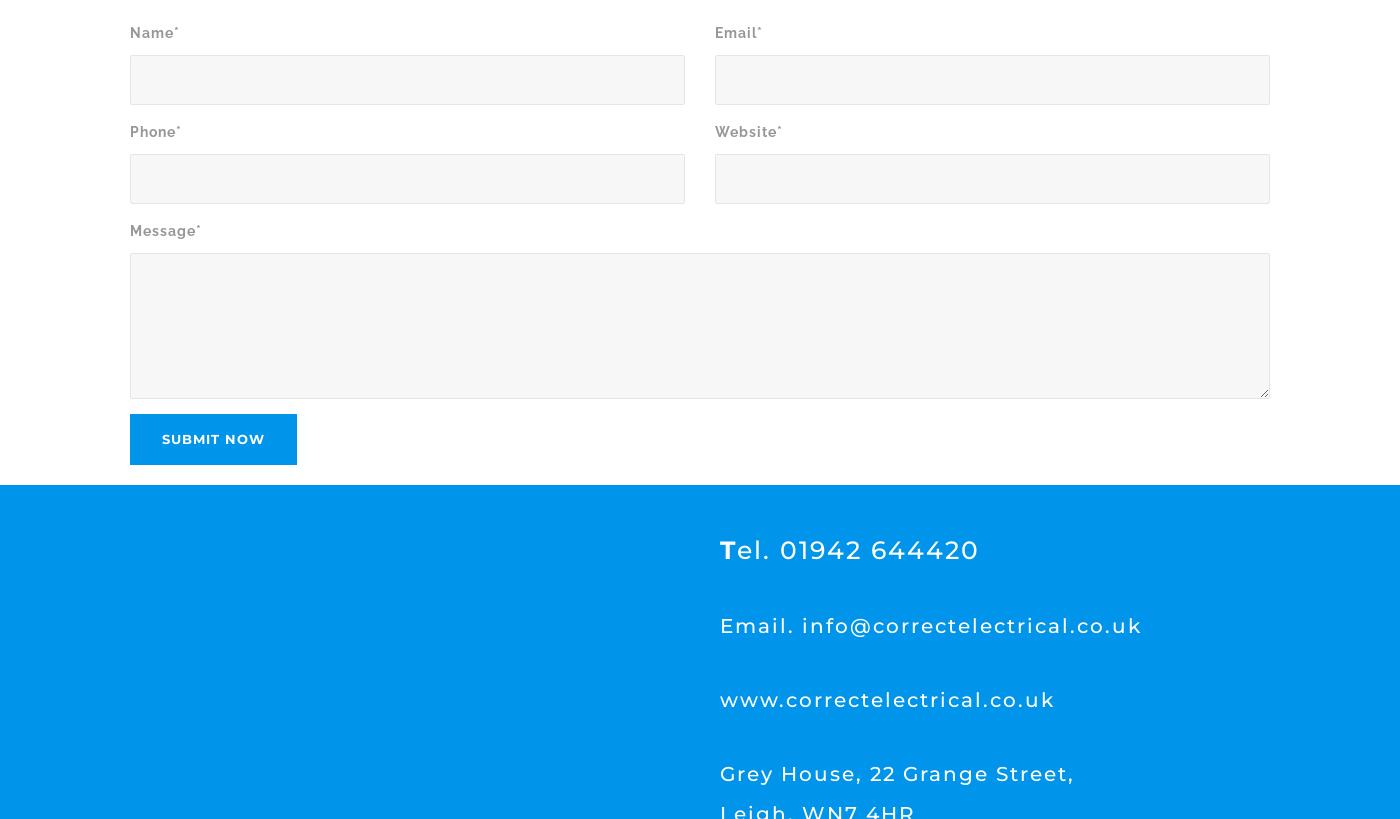 The height and width of the screenshot is (819, 1400). Describe the element at coordinates (887, 699) in the screenshot. I see `'www.correctelectrical.co.uk'` at that location.